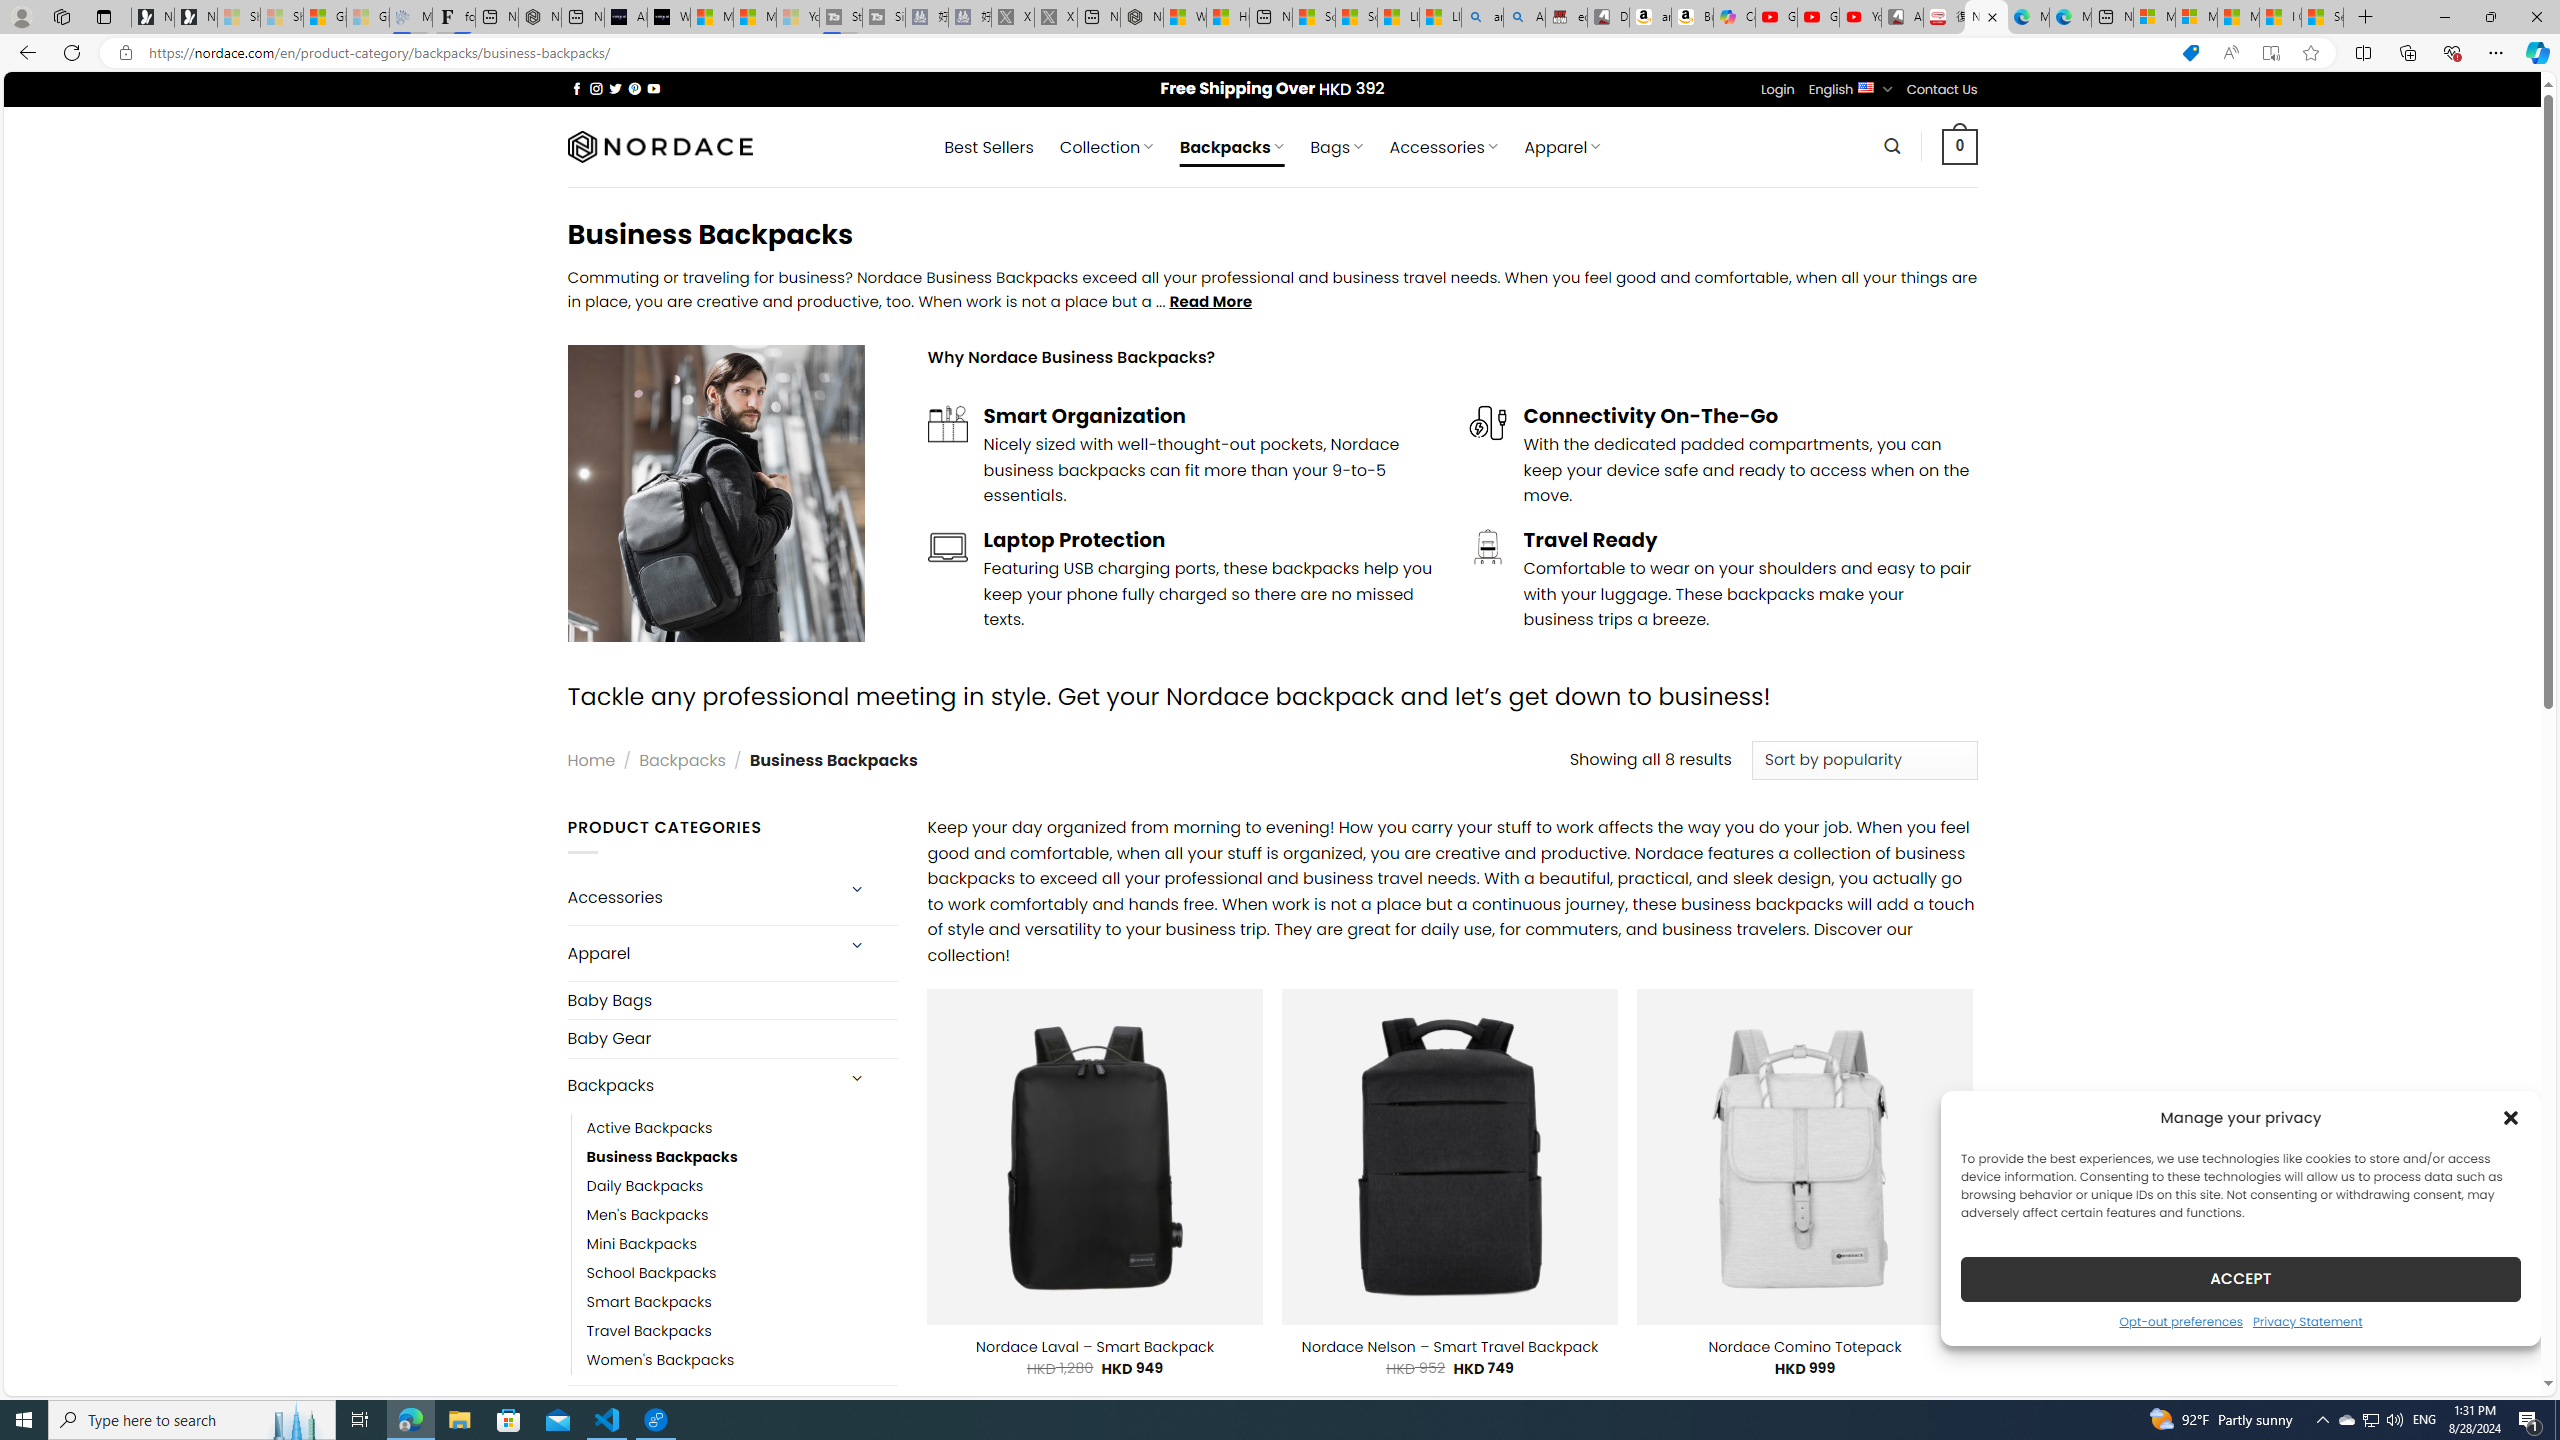 This screenshot has height=1440, width=2560. Describe the element at coordinates (1863, 761) in the screenshot. I see `'Shop order'` at that location.